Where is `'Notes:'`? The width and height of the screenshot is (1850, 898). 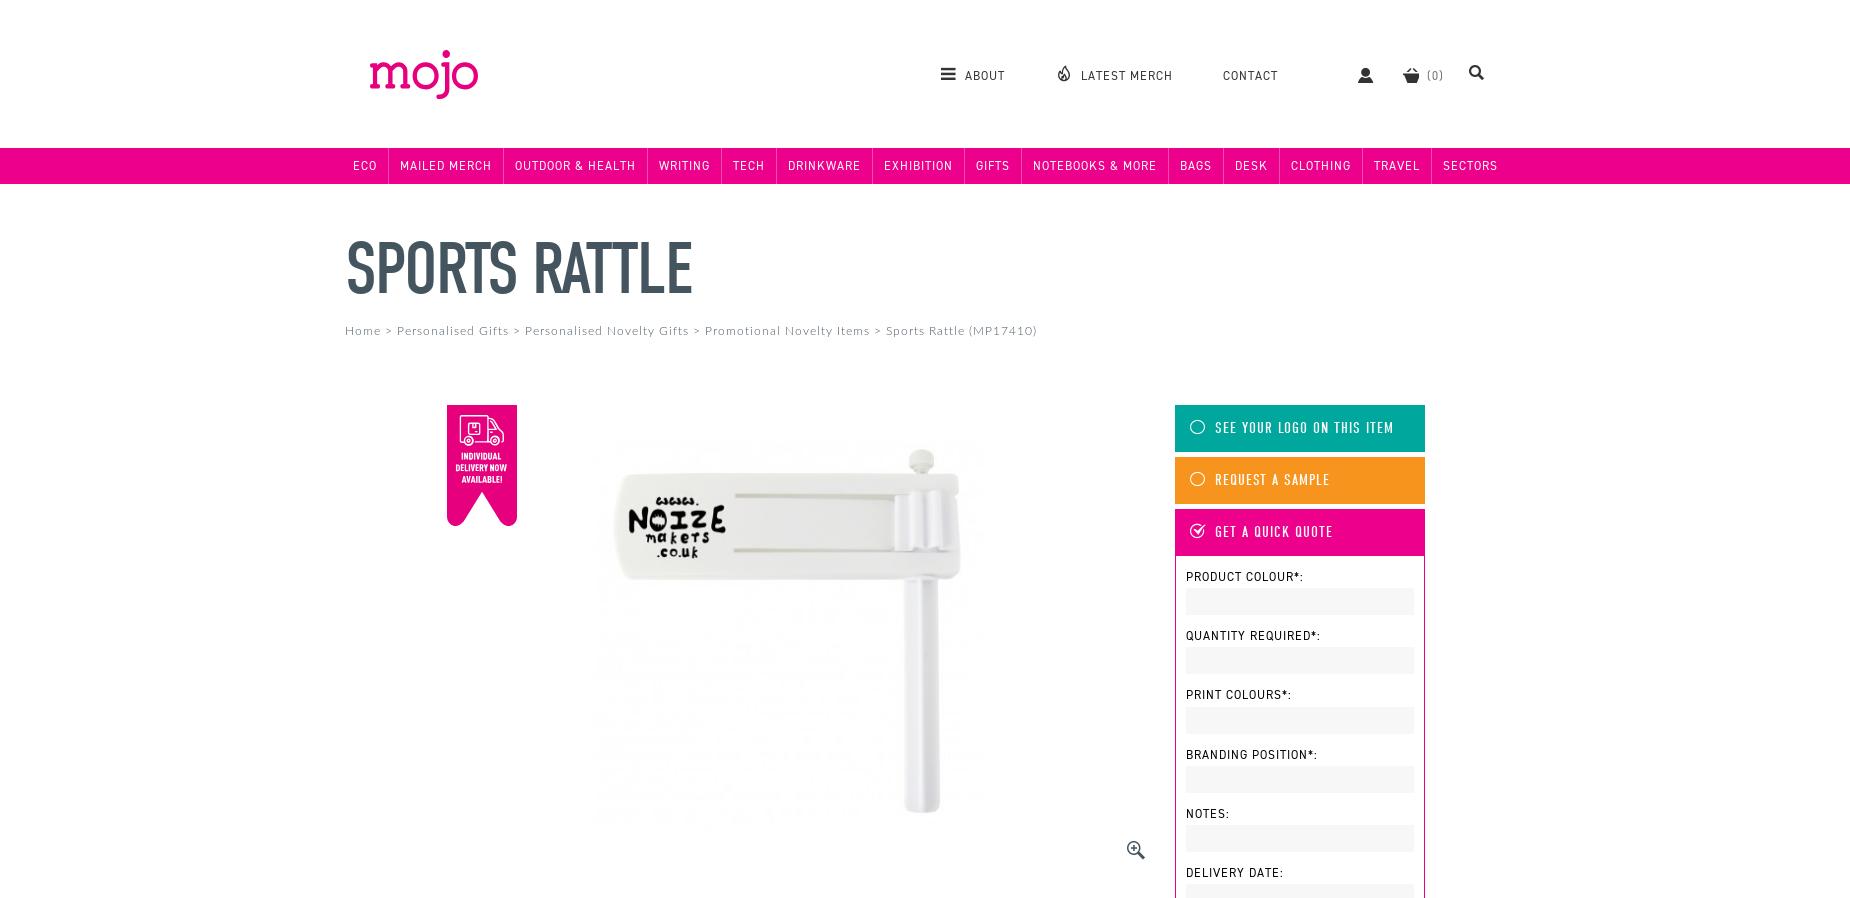
'Notes:' is located at coordinates (1207, 812).